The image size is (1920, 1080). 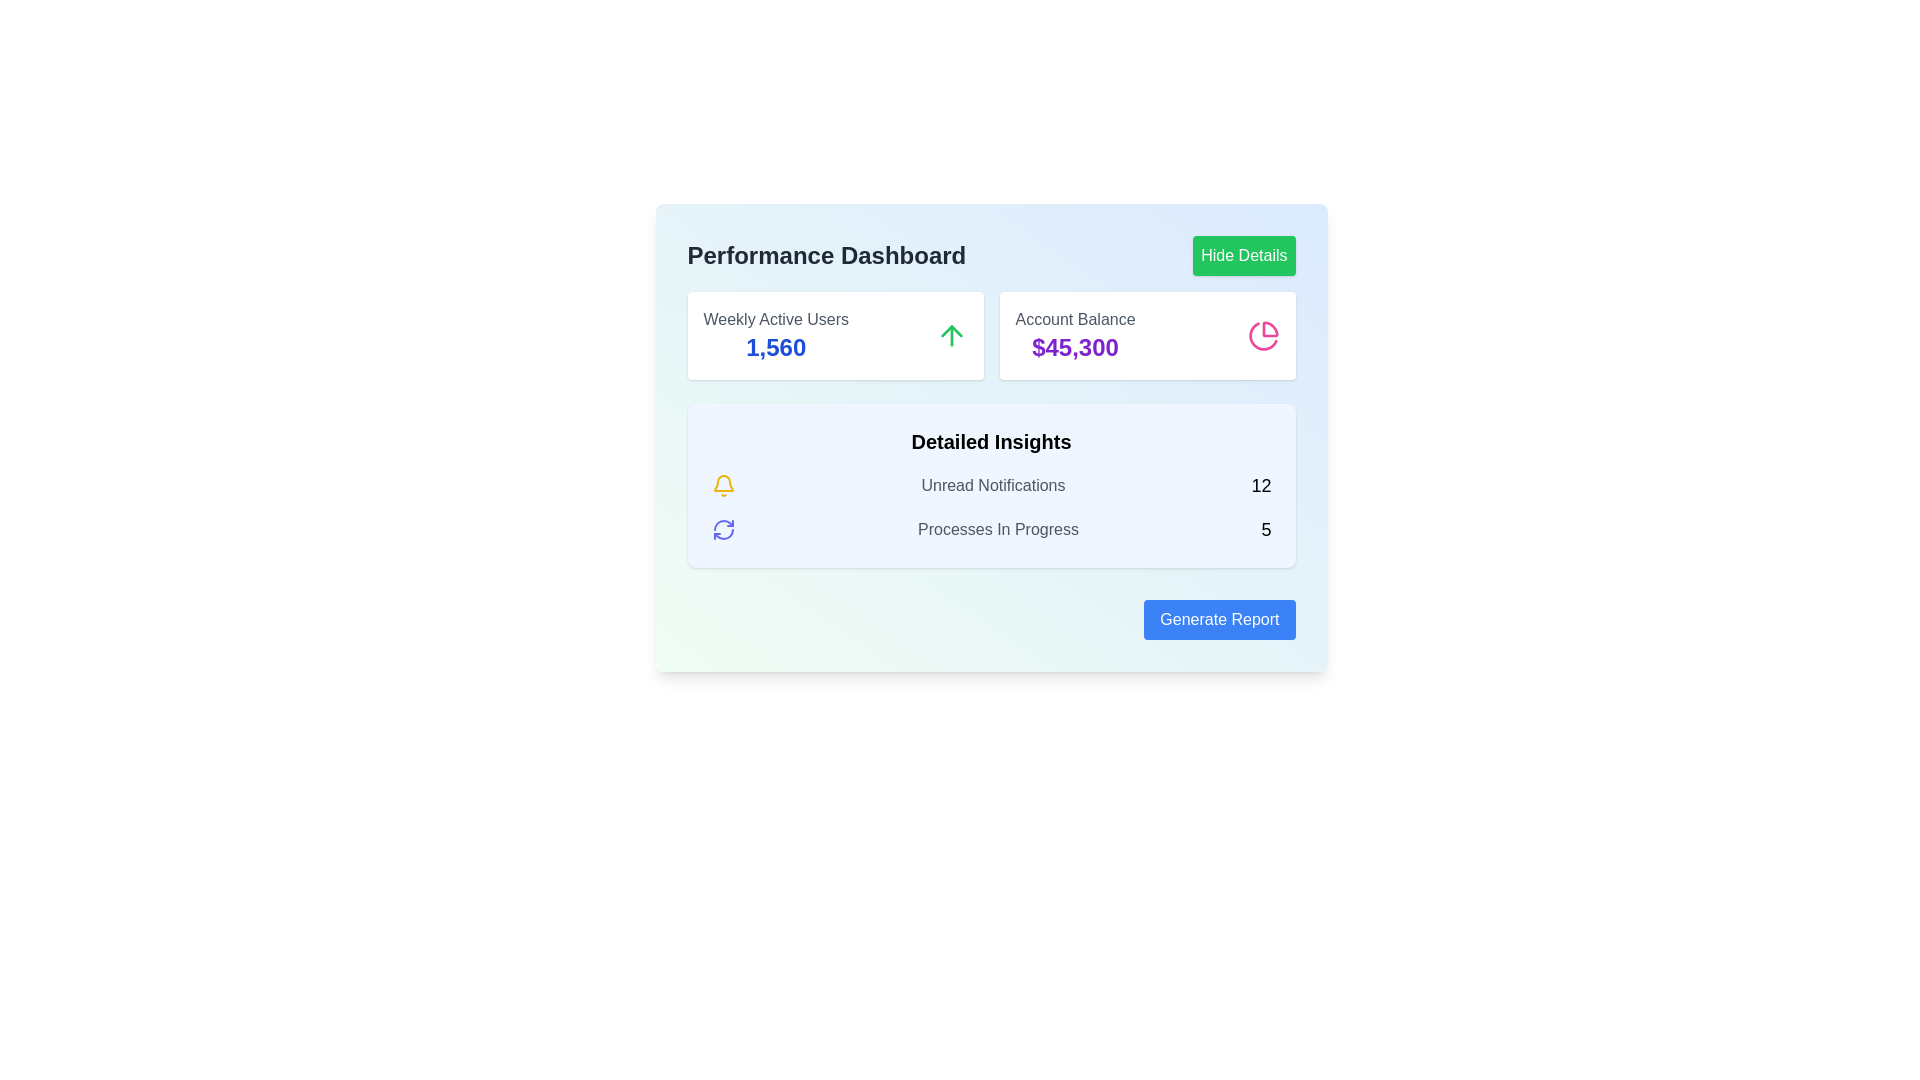 I want to click on the 'Unread Notifications' label, which is positioned between a notification bell icon and a numeric counter showing '12', so click(x=993, y=486).